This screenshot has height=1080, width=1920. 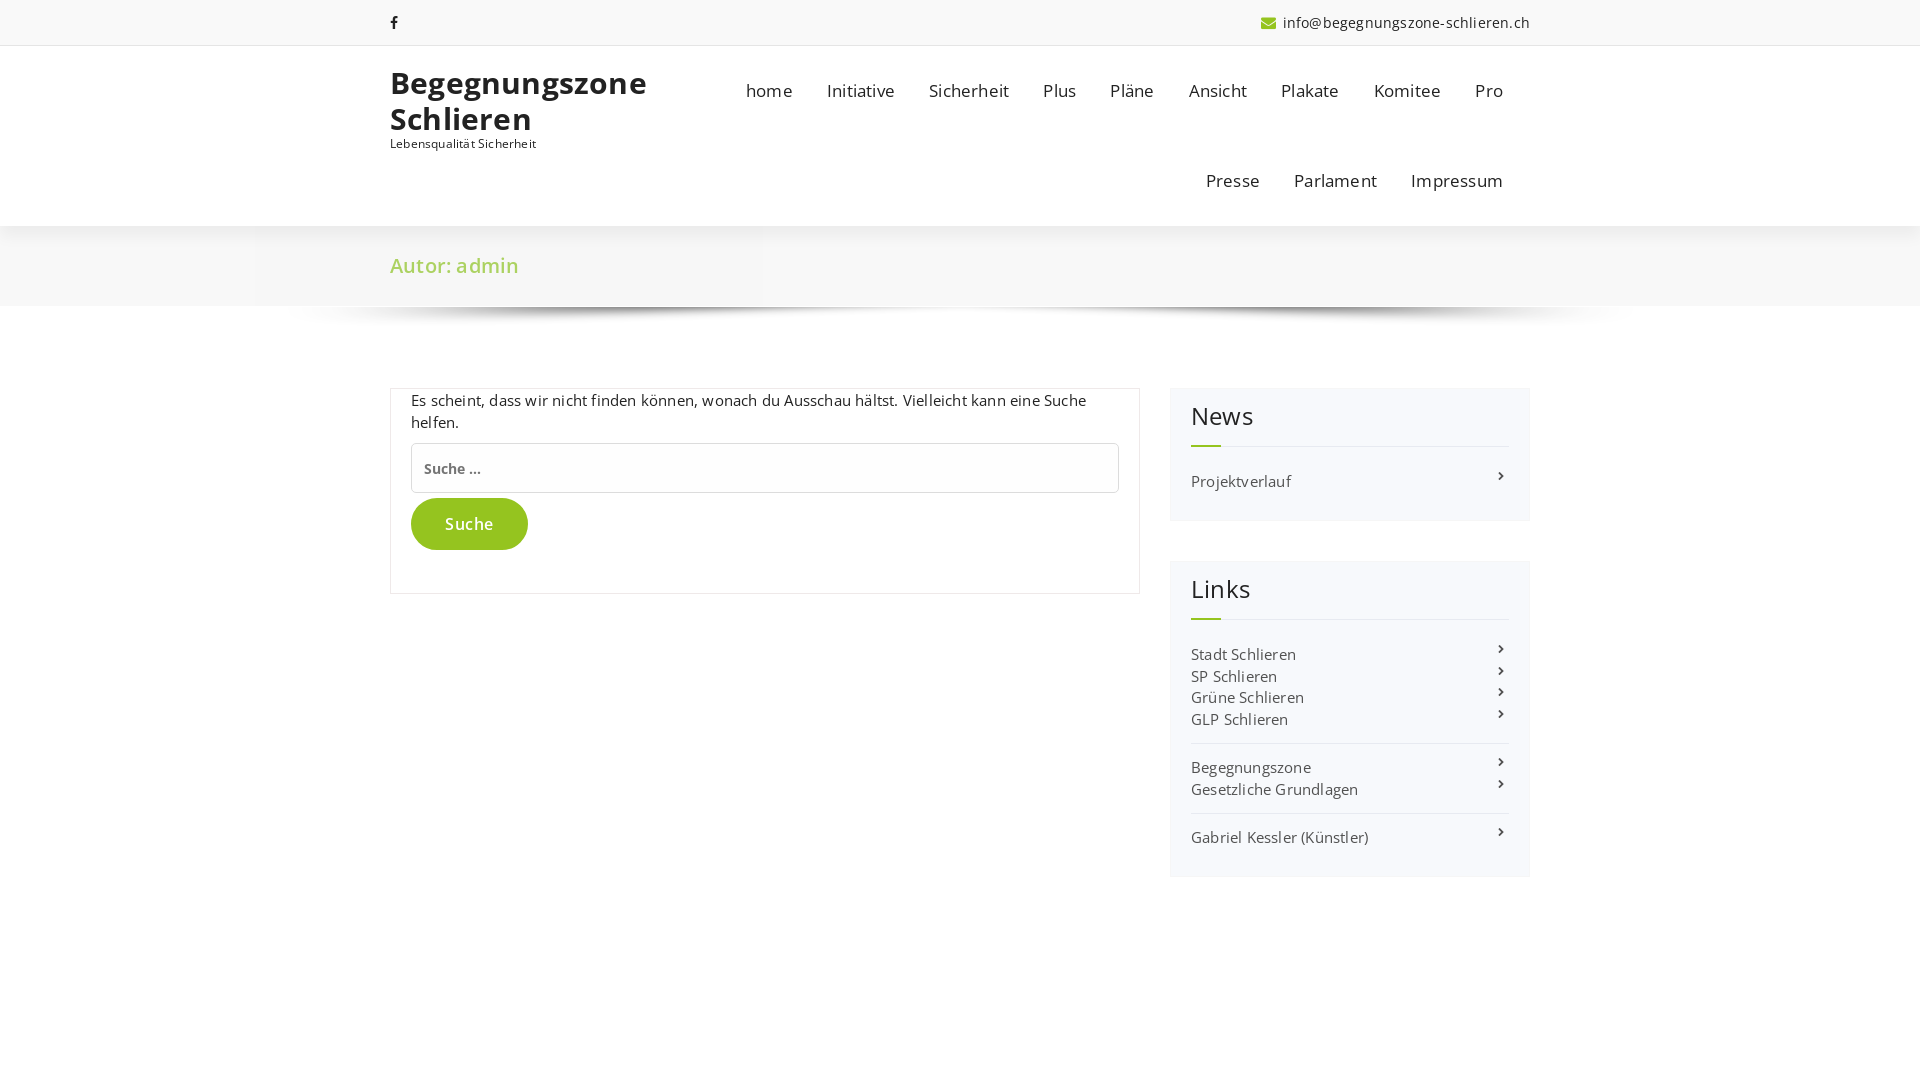 I want to click on 'Ansicht', so click(x=1172, y=91).